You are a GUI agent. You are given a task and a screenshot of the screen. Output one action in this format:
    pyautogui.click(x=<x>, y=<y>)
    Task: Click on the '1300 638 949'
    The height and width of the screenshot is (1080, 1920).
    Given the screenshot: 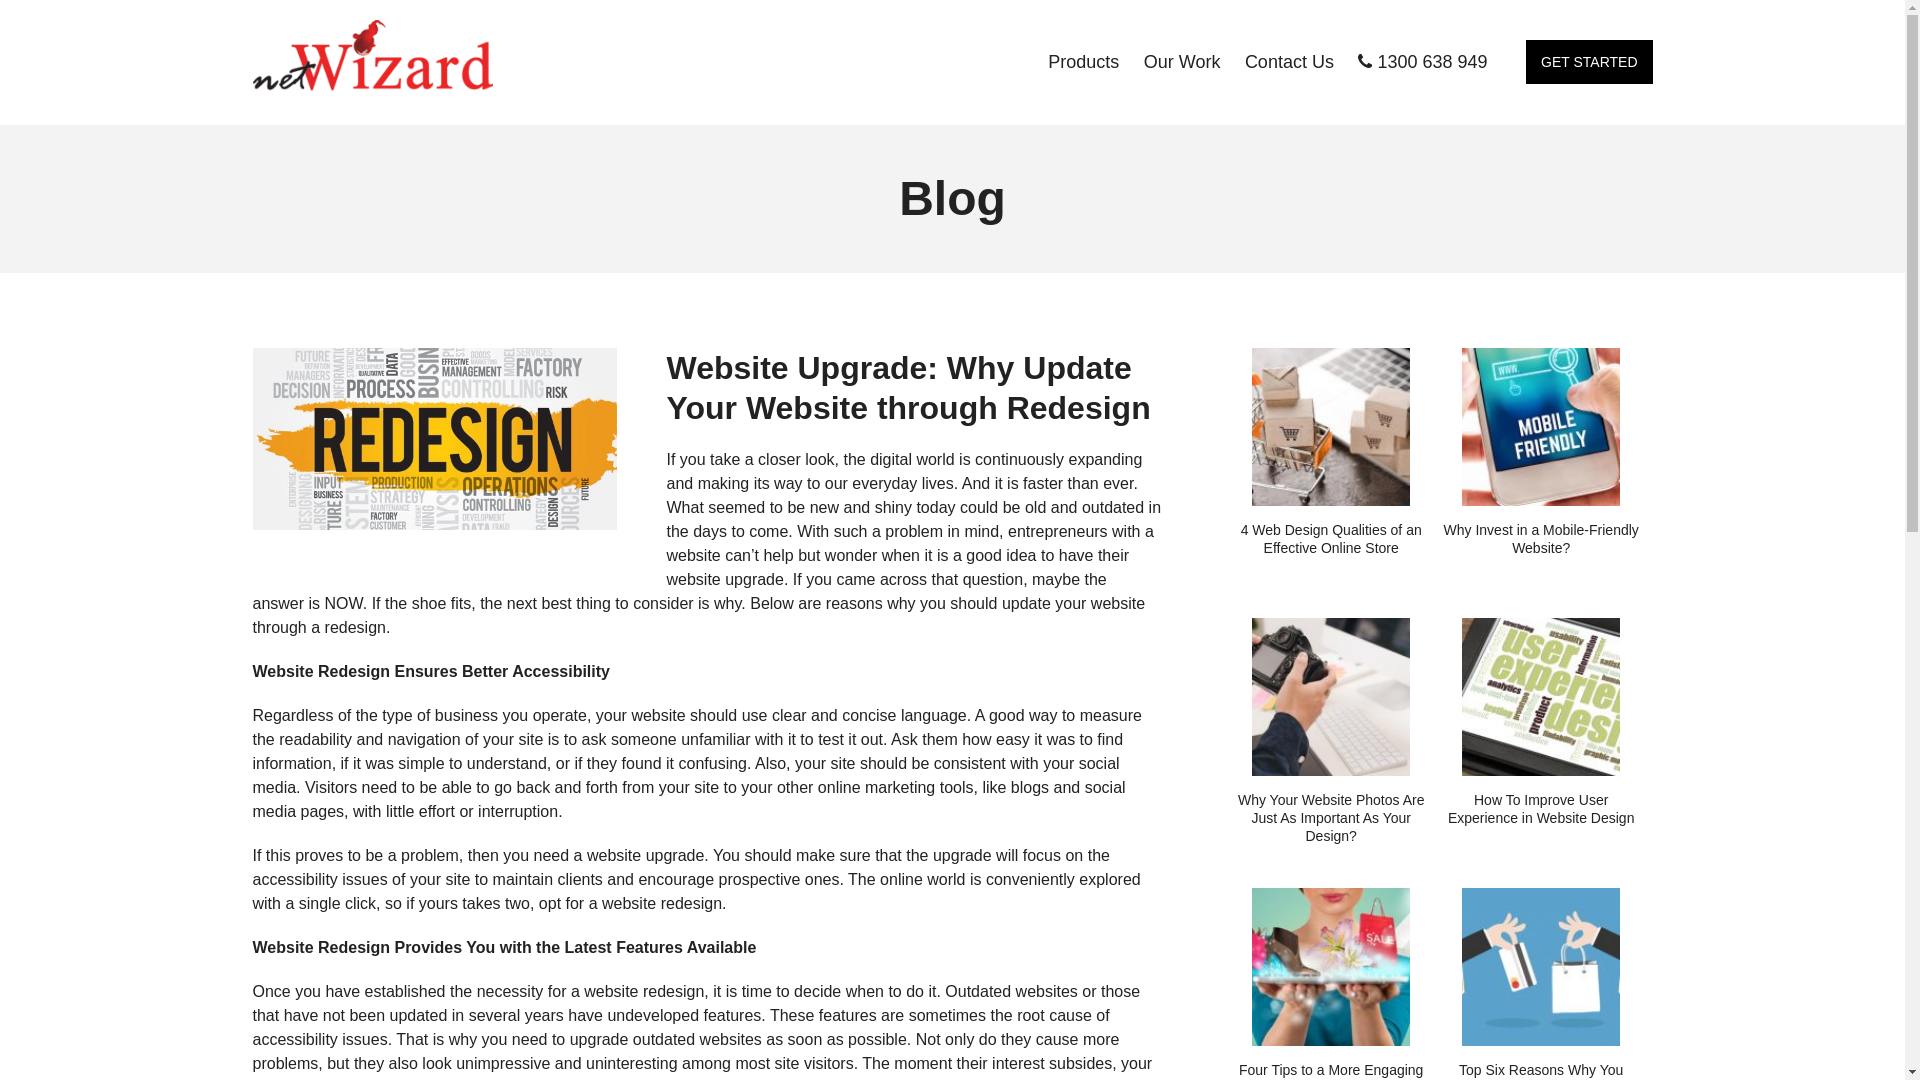 What is the action you would take?
    pyautogui.click(x=1421, y=60)
    